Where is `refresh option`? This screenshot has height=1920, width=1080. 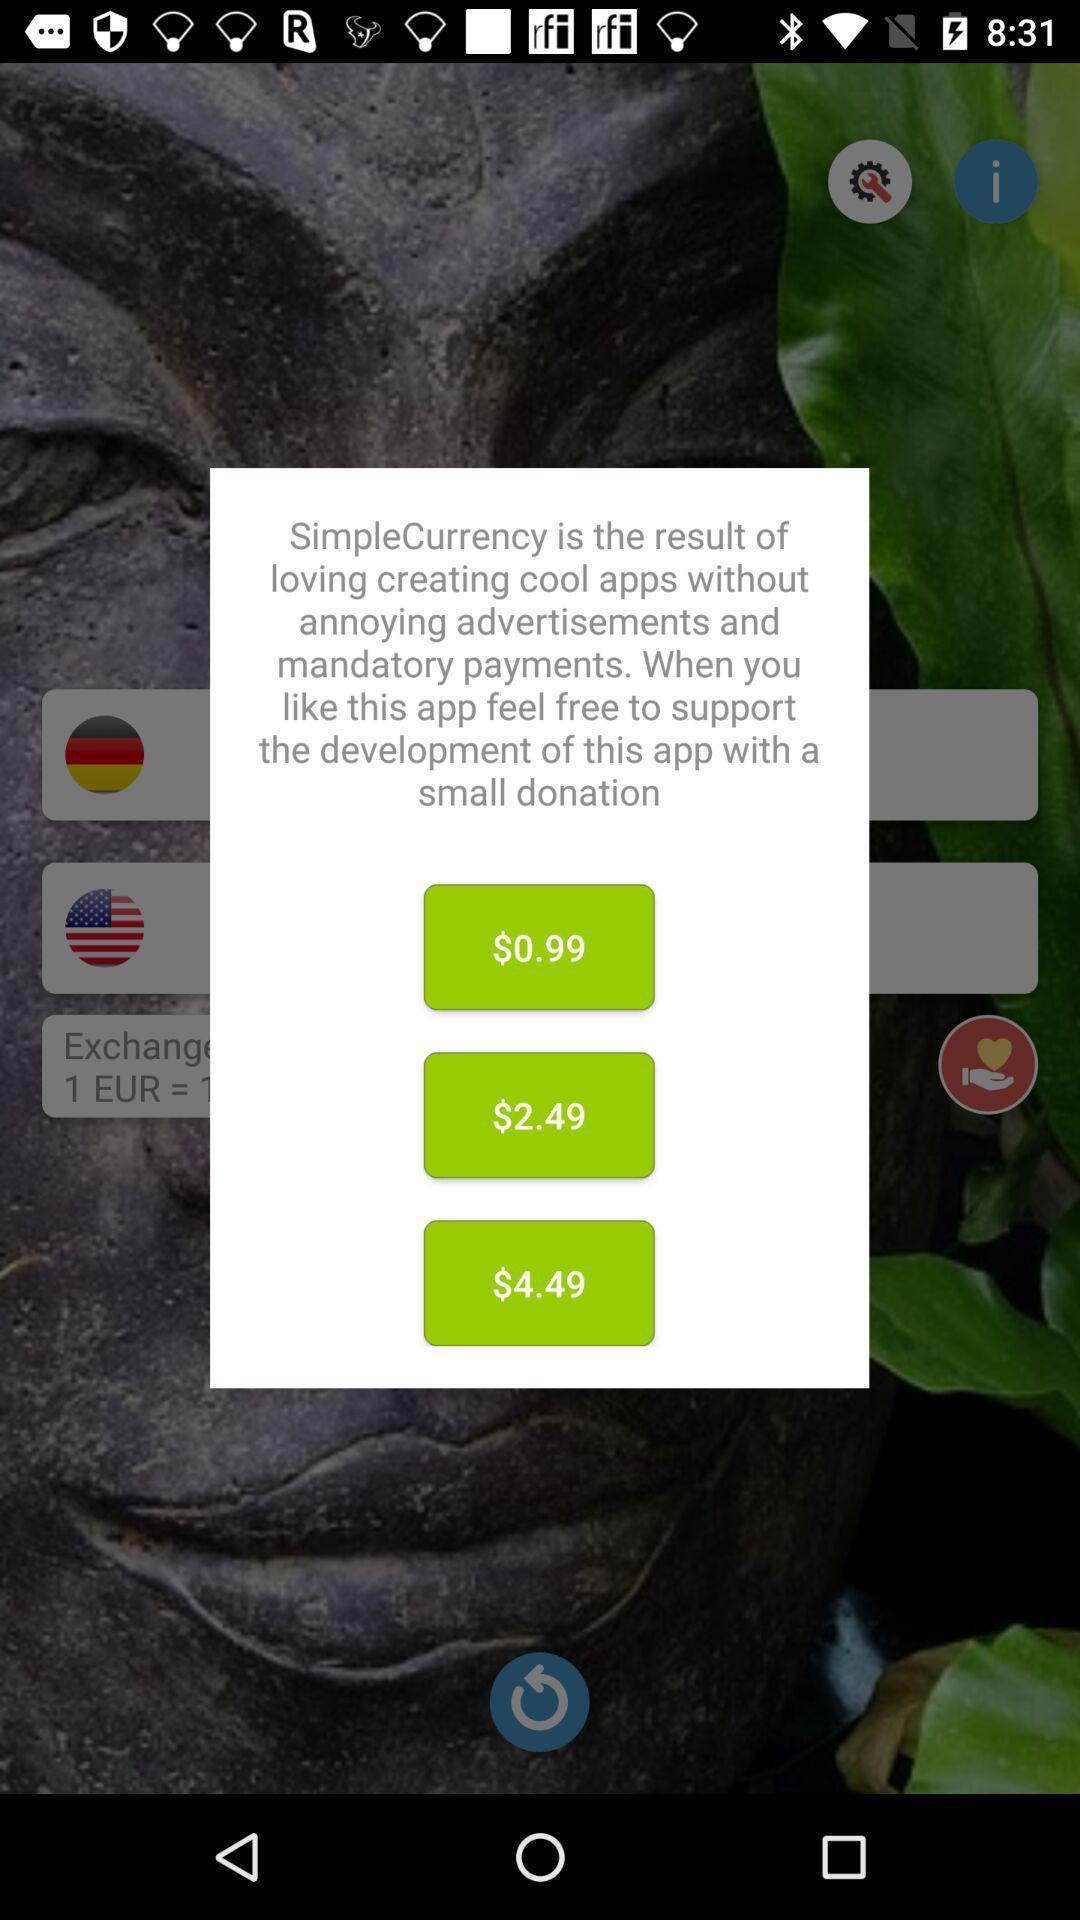 refresh option is located at coordinates (538, 1701).